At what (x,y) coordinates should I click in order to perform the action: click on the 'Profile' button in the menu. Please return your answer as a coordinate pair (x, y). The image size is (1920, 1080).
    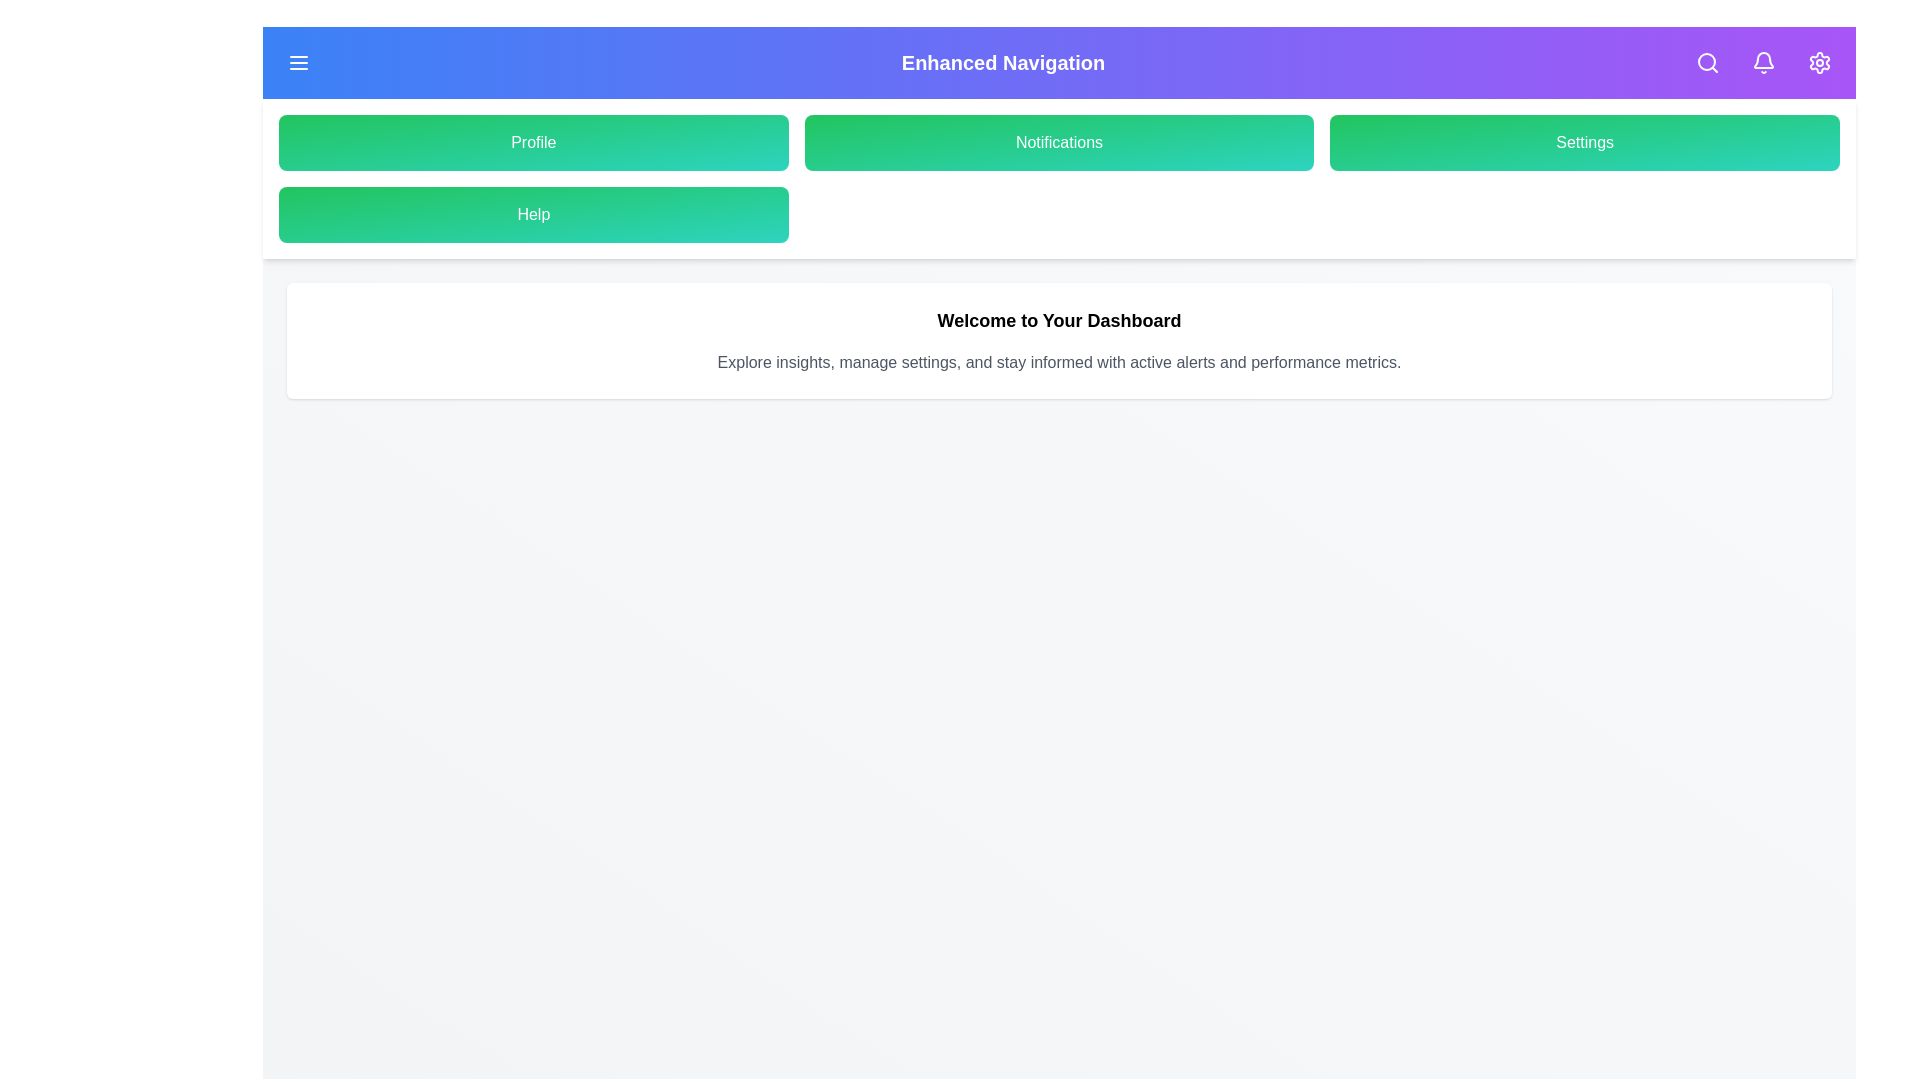
    Looking at the image, I should click on (533, 141).